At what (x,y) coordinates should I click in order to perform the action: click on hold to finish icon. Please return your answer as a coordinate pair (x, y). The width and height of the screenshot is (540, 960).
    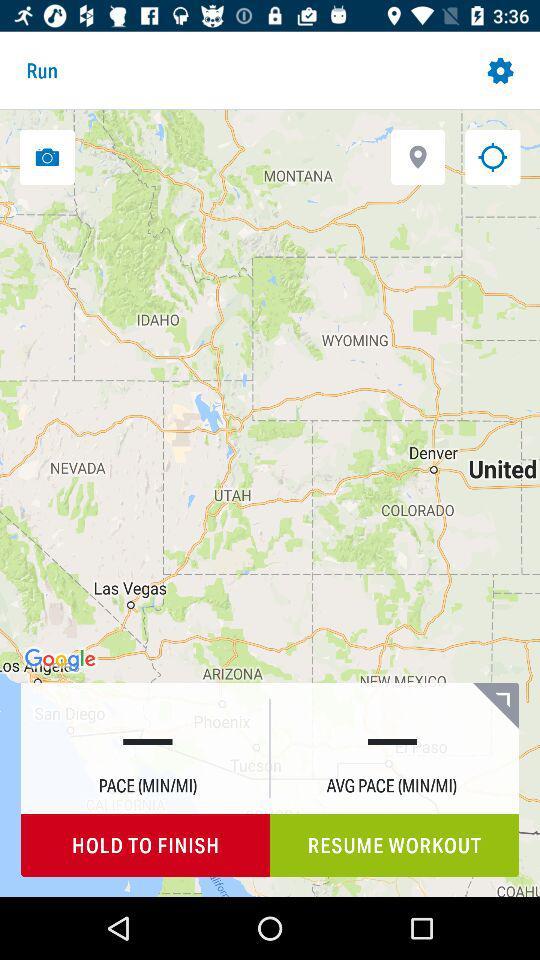
    Looking at the image, I should click on (144, 844).